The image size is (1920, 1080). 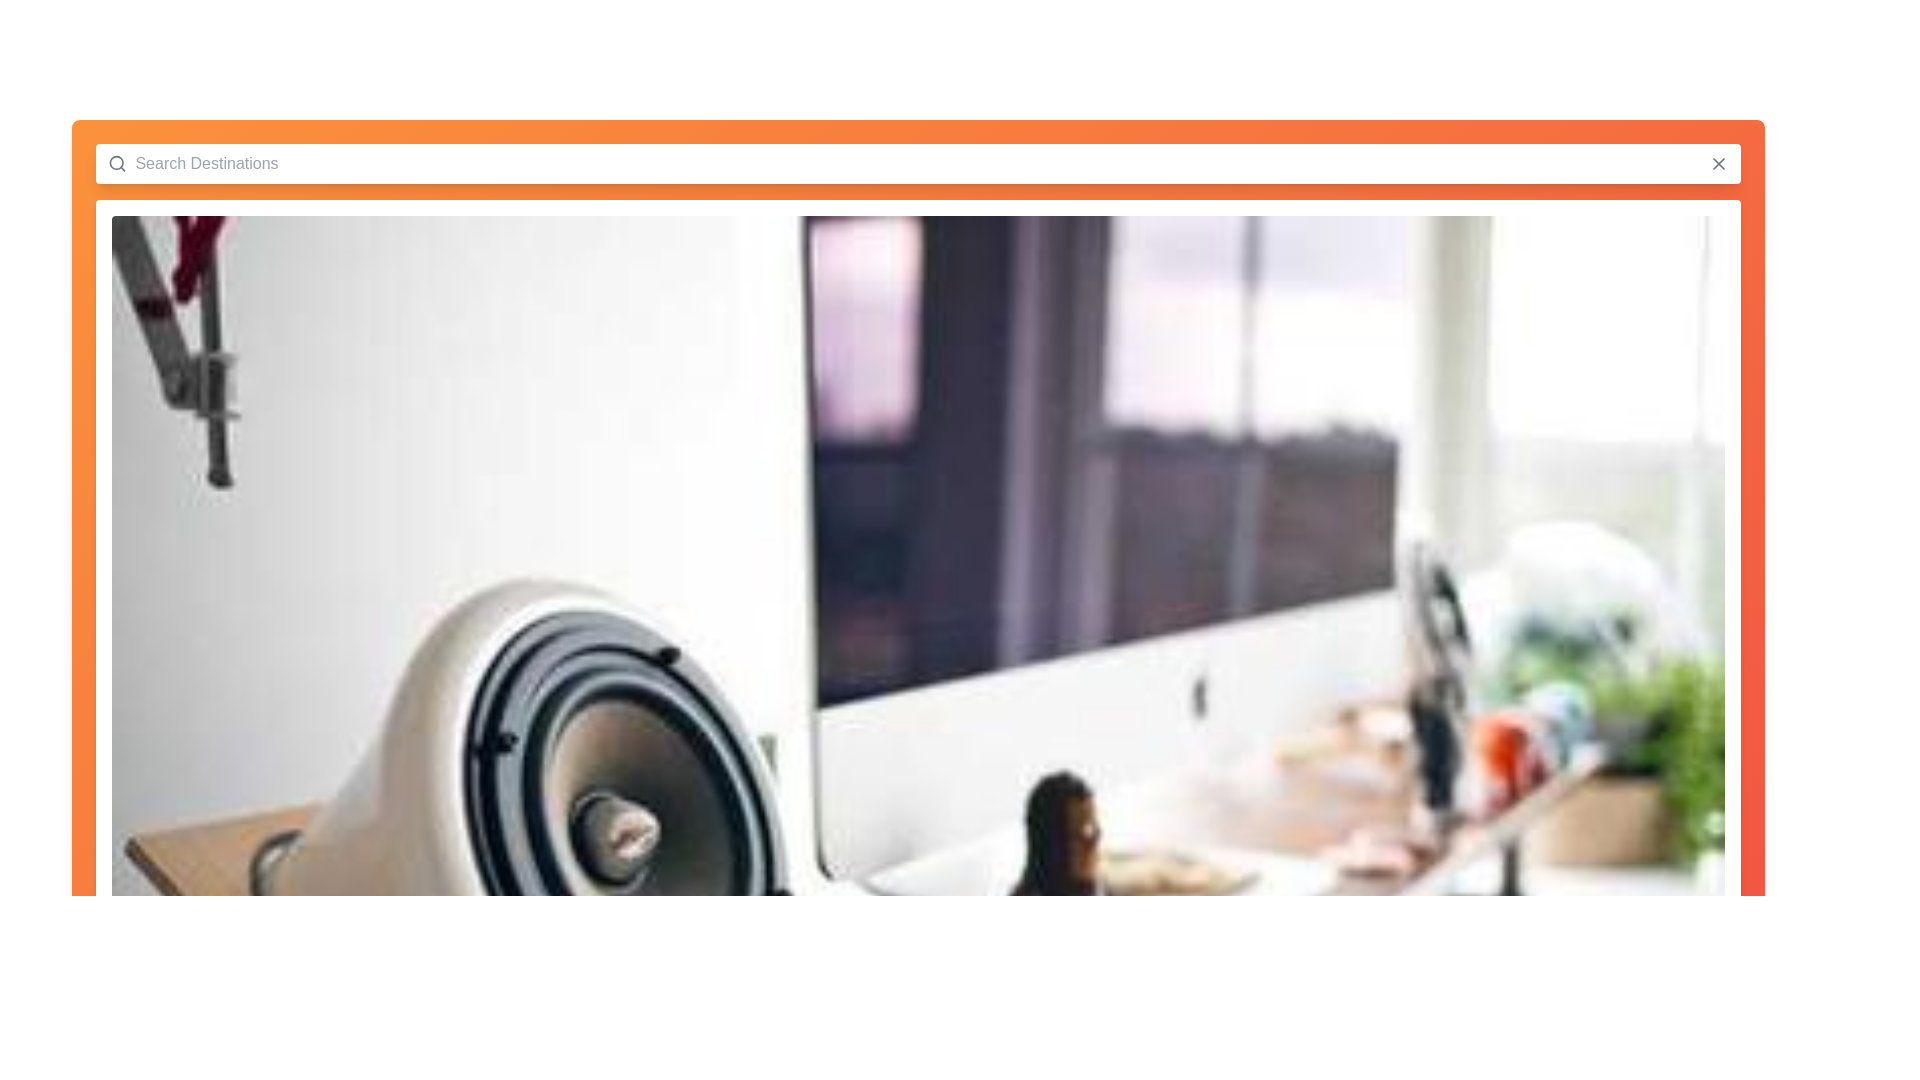 I want to click on the 'X' shaped close button located in the upper-right corner of the header bar, so click(x=1717, y=163).